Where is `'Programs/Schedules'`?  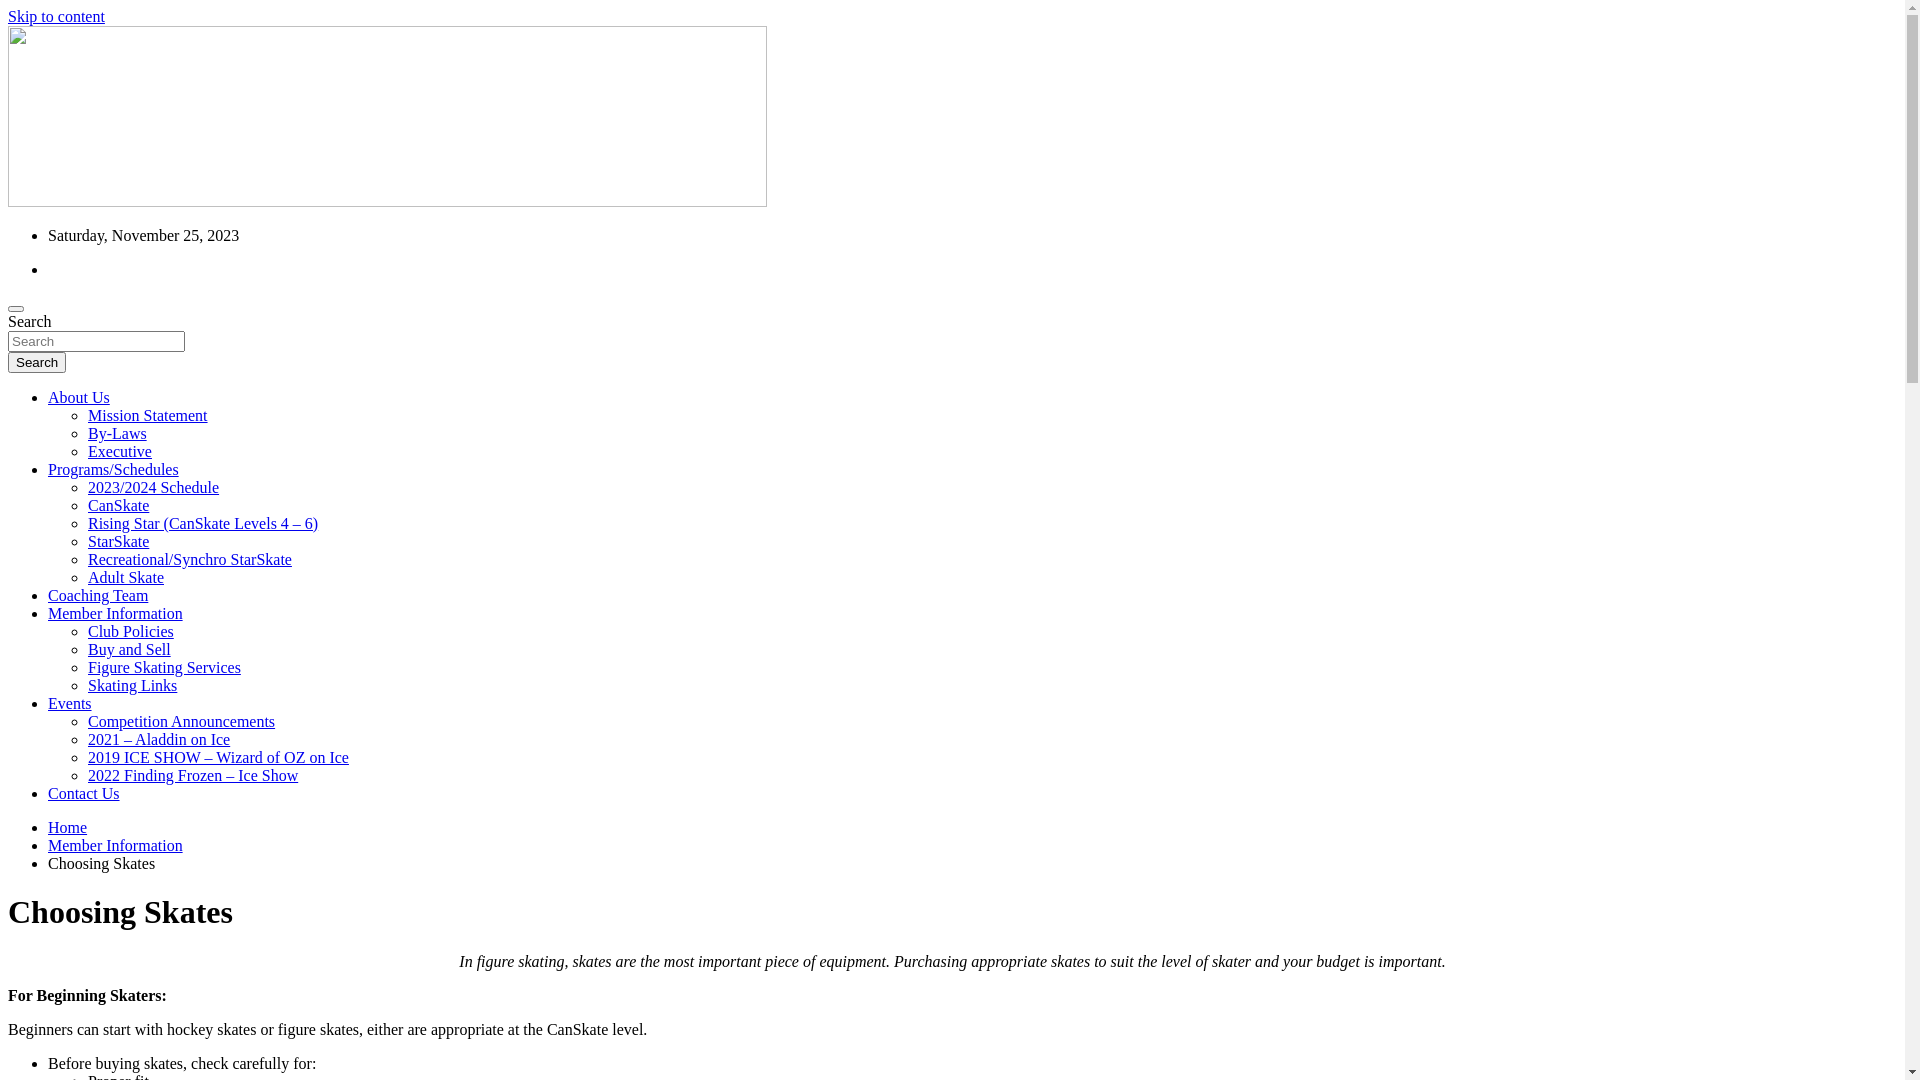
'Programs/Schedules' is located at coordinates (112, 469).